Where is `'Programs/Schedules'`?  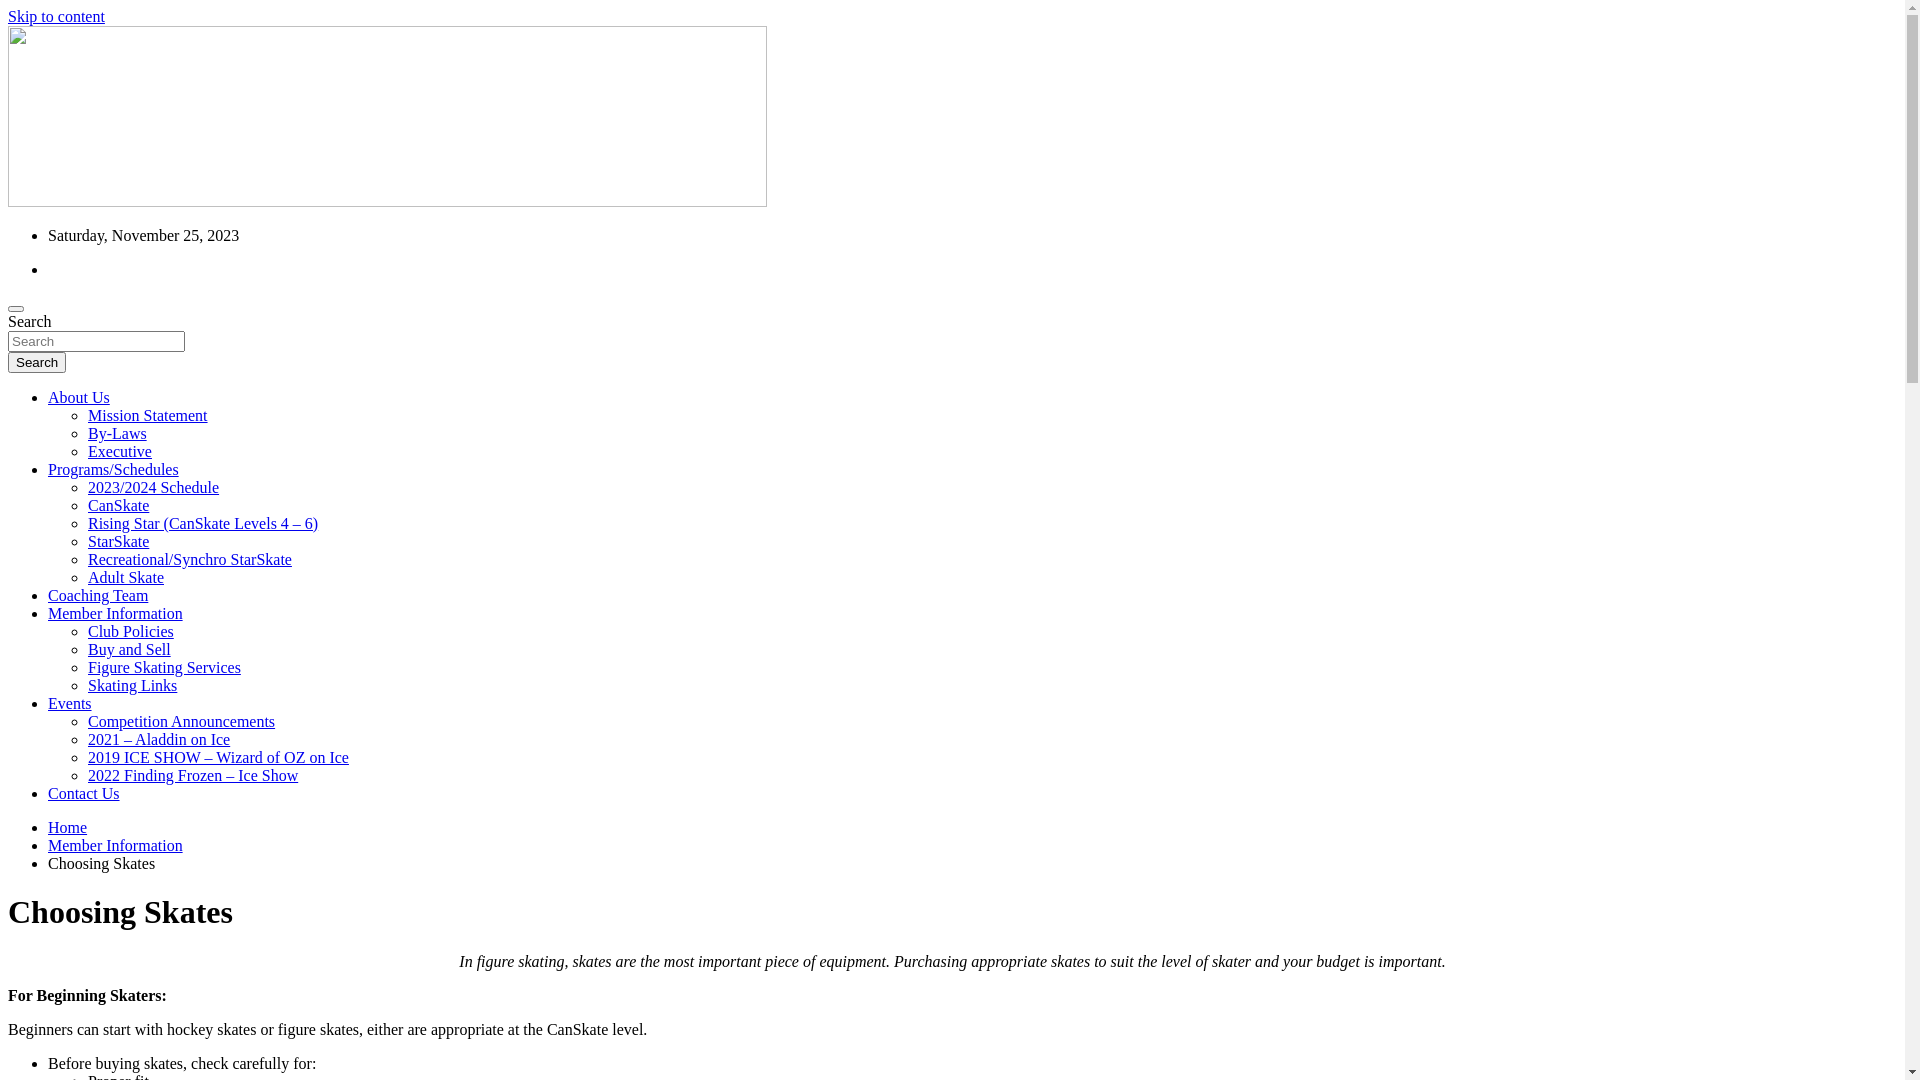
'Programs/Schedules' is located at coordinates (112, 469).